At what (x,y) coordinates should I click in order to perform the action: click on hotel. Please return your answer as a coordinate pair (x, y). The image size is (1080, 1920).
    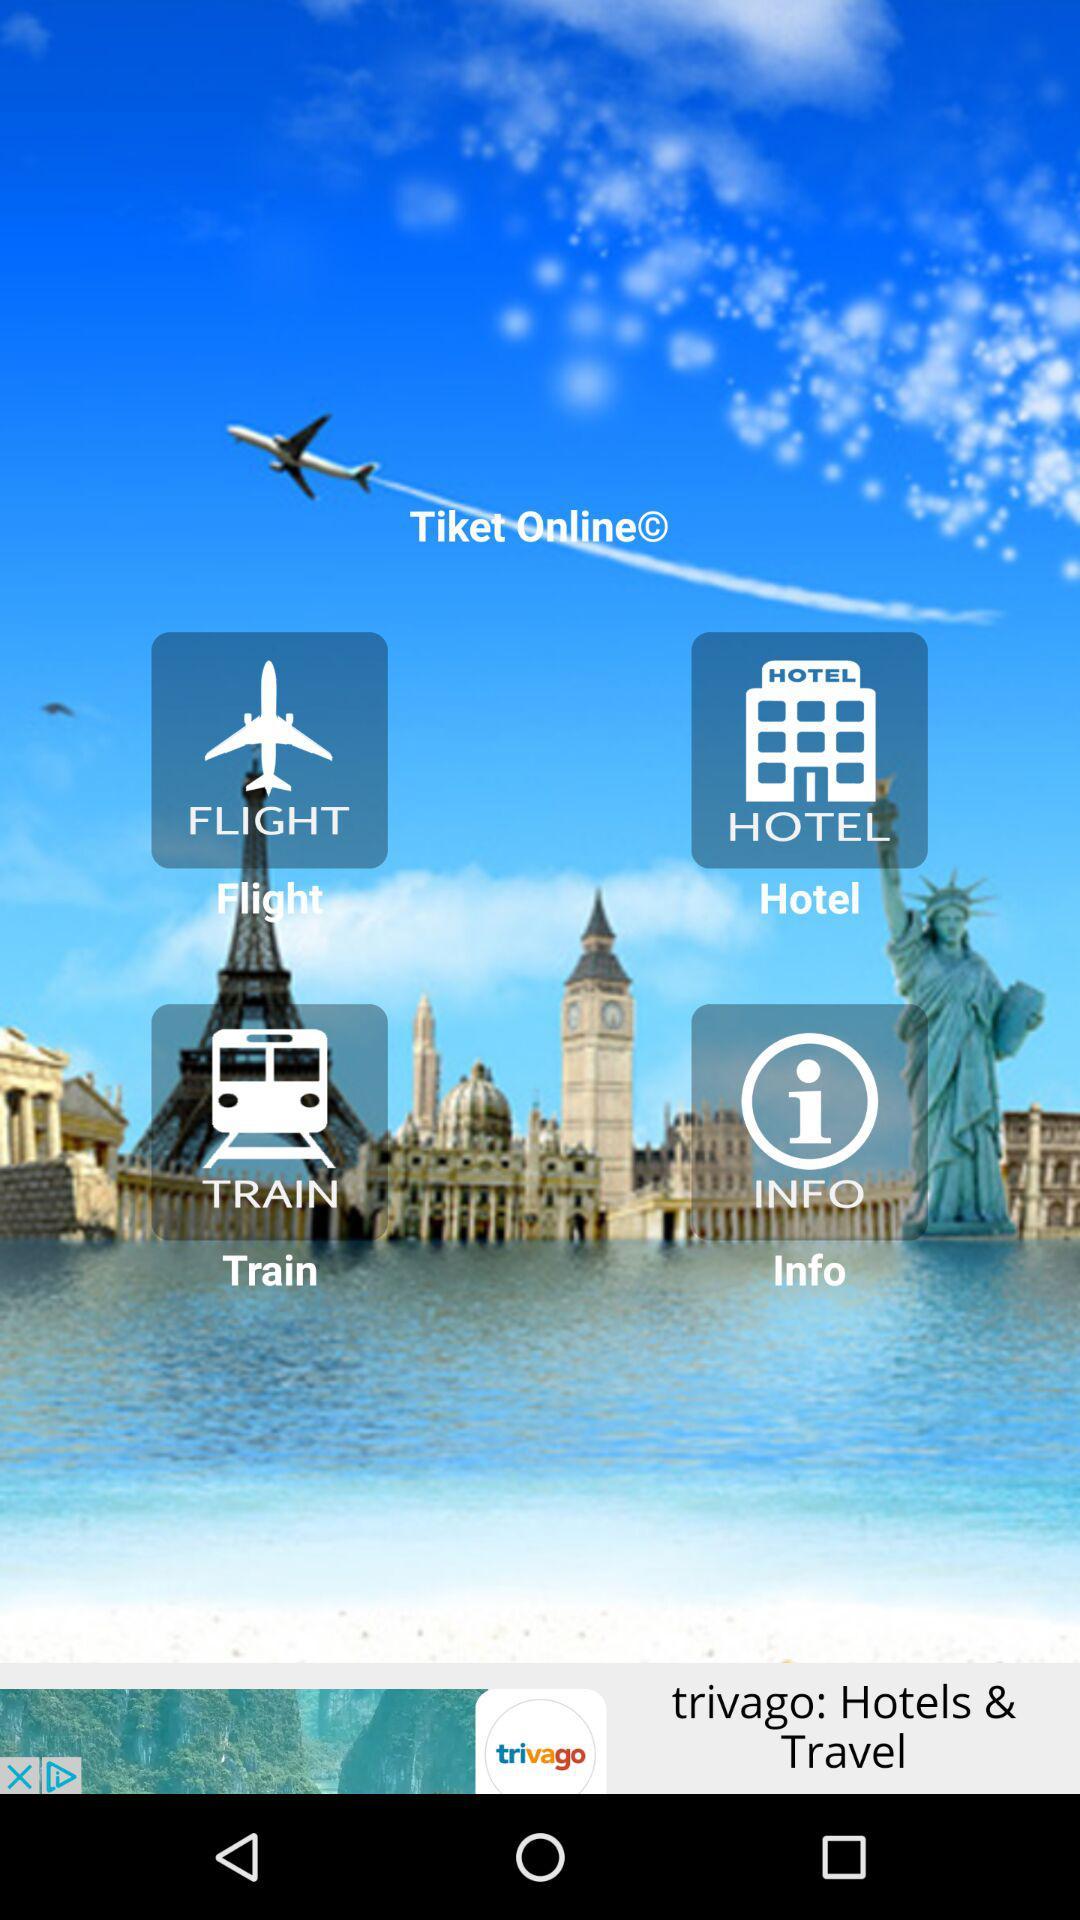
    Looking at the image, I should click on (808, 749).